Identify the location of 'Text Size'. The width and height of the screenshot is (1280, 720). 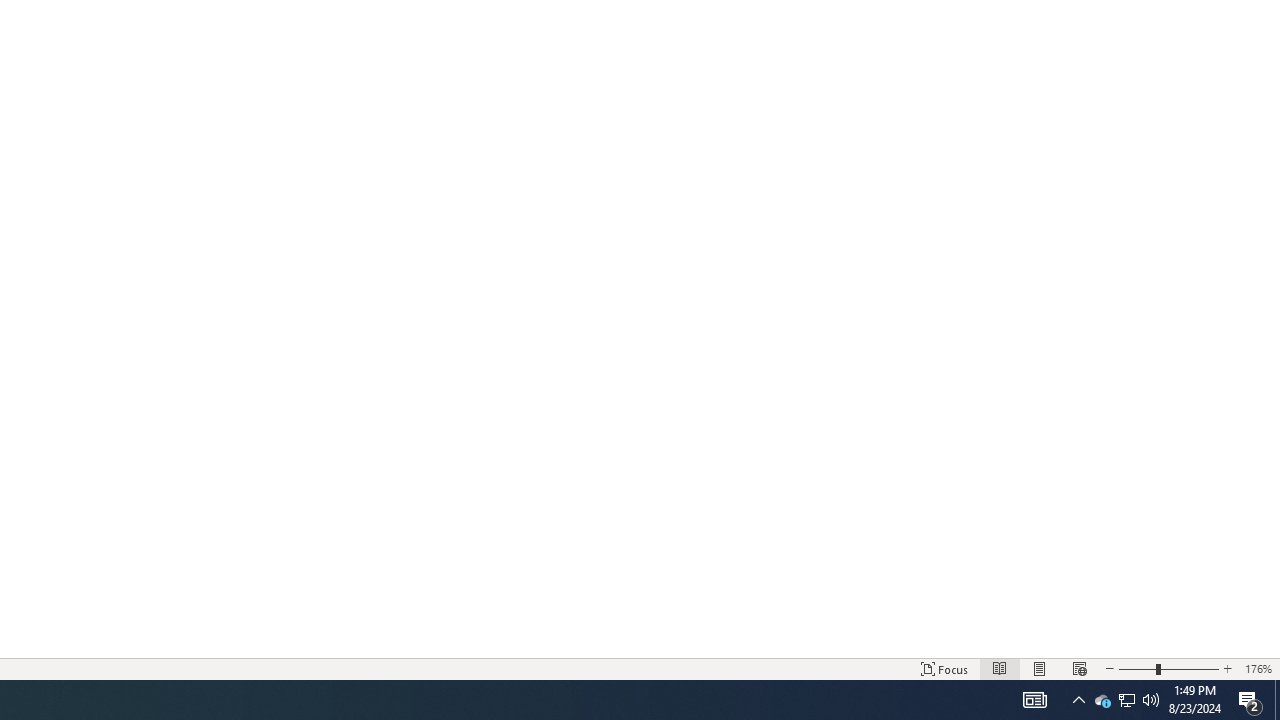
(1168, 669).